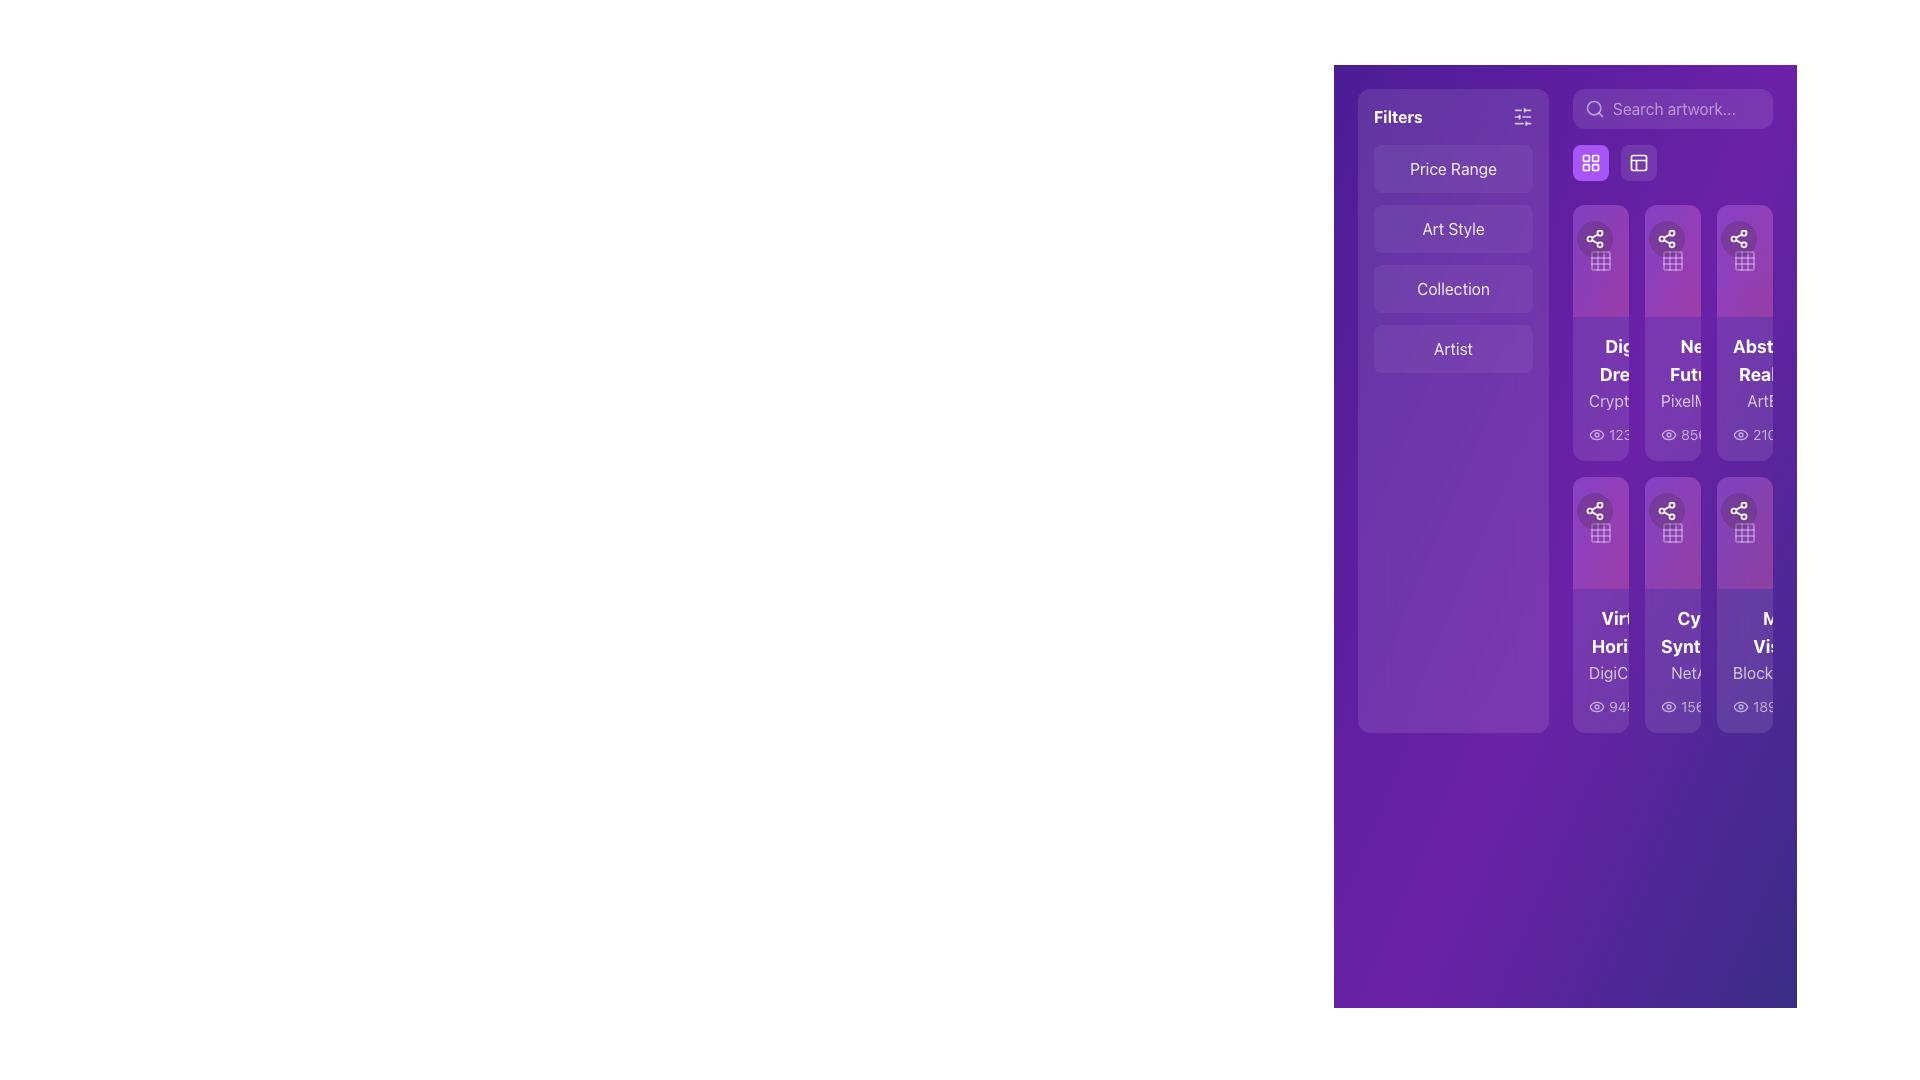 The image size is (1920, 1080). Describe the element at coordinates (1453, 168) in the screenshot. I see `the price range filter category label located in the left vertical sidebar, positioned under the 'Filters' heading and above 'Art Style.'` at that location.